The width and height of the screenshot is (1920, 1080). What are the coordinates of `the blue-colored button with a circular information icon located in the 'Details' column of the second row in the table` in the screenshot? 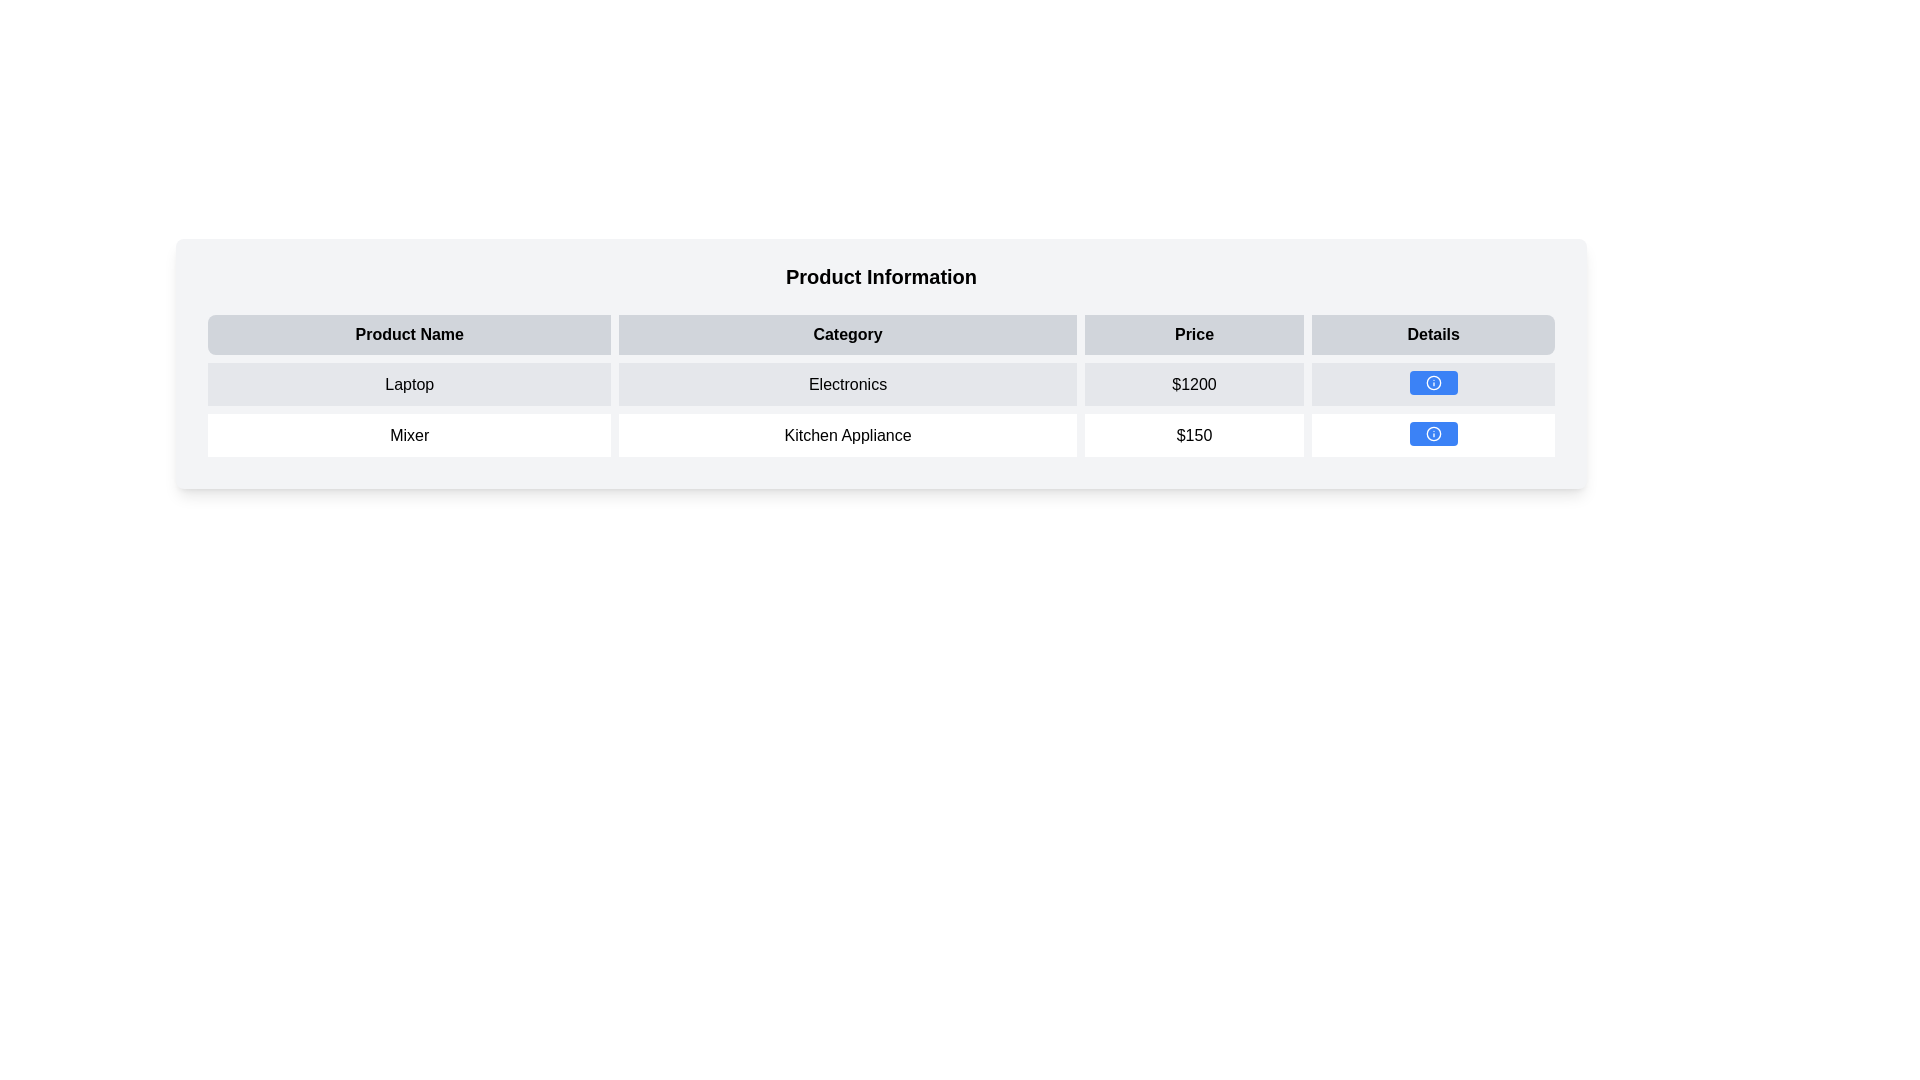 It's located at (1432, 433).